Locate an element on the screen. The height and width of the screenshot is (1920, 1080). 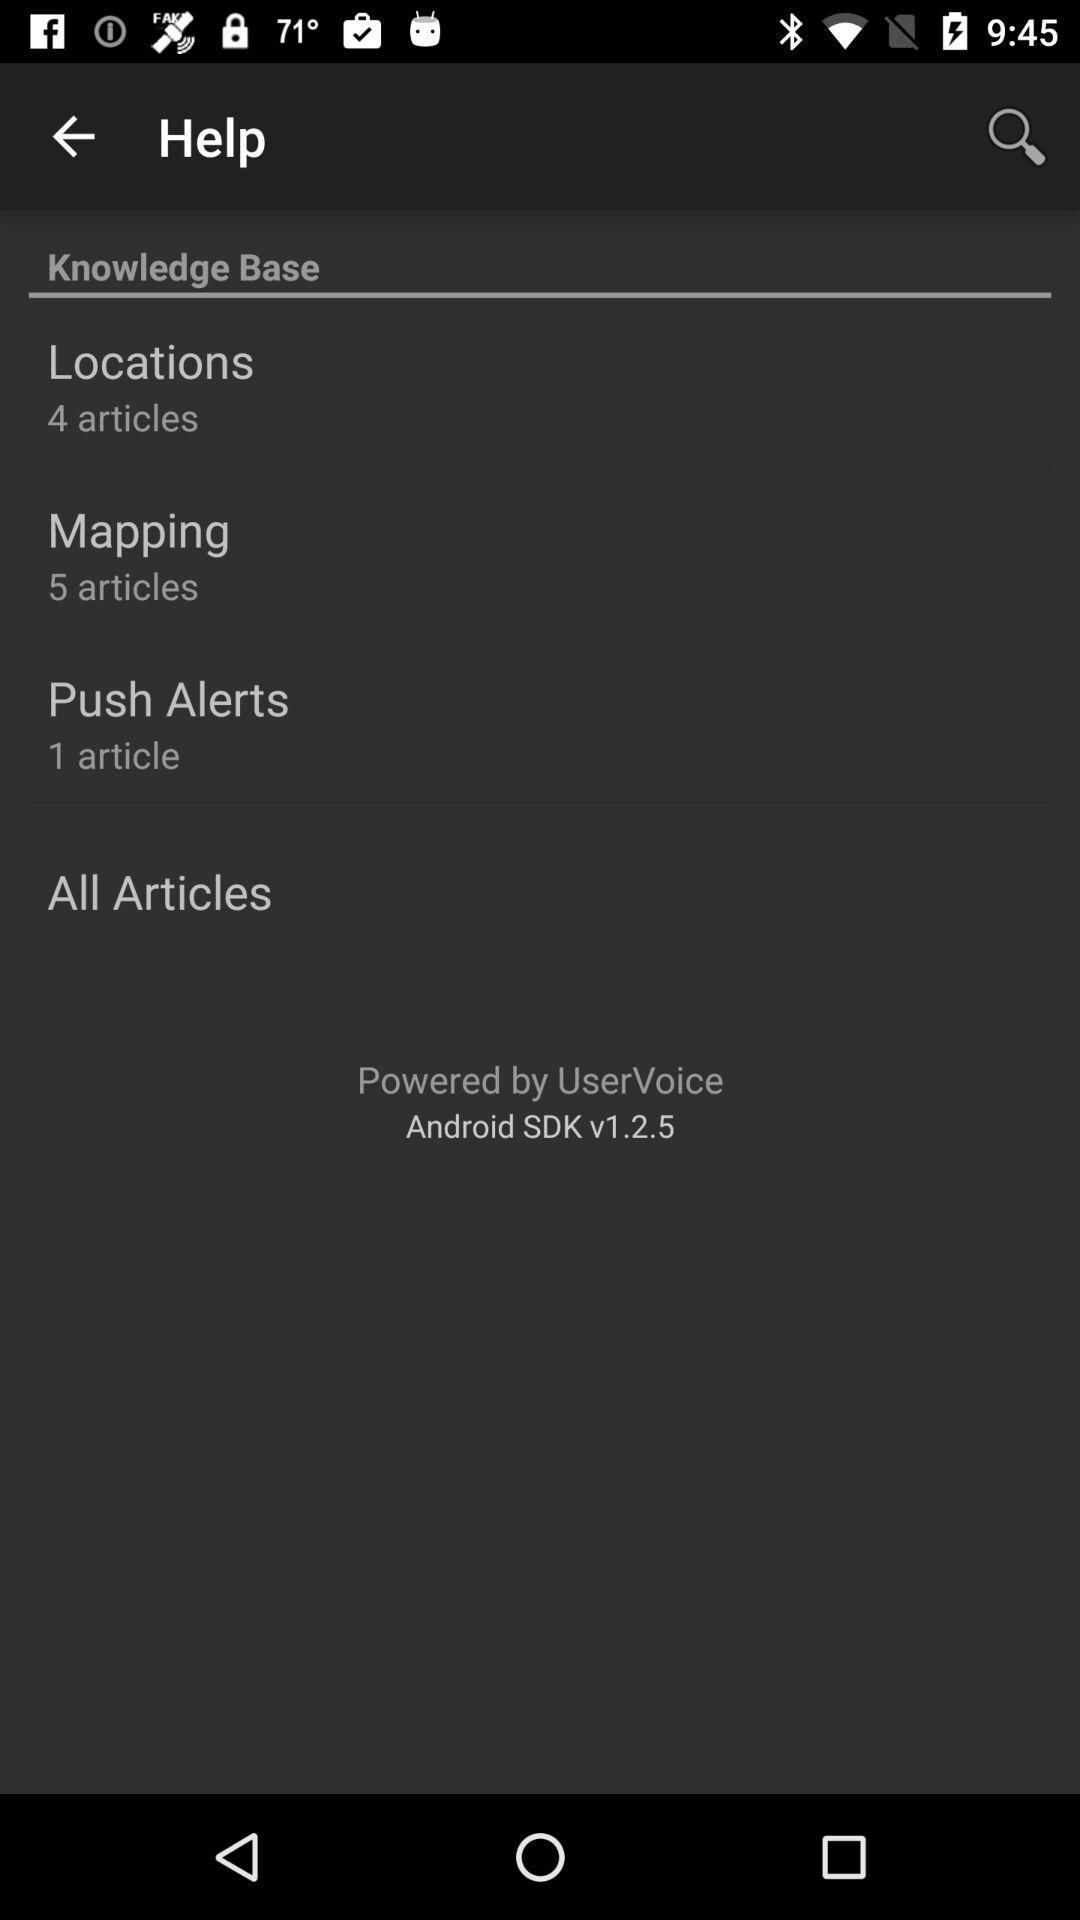
powered by uservoice is located at coordinates (540, 1078).